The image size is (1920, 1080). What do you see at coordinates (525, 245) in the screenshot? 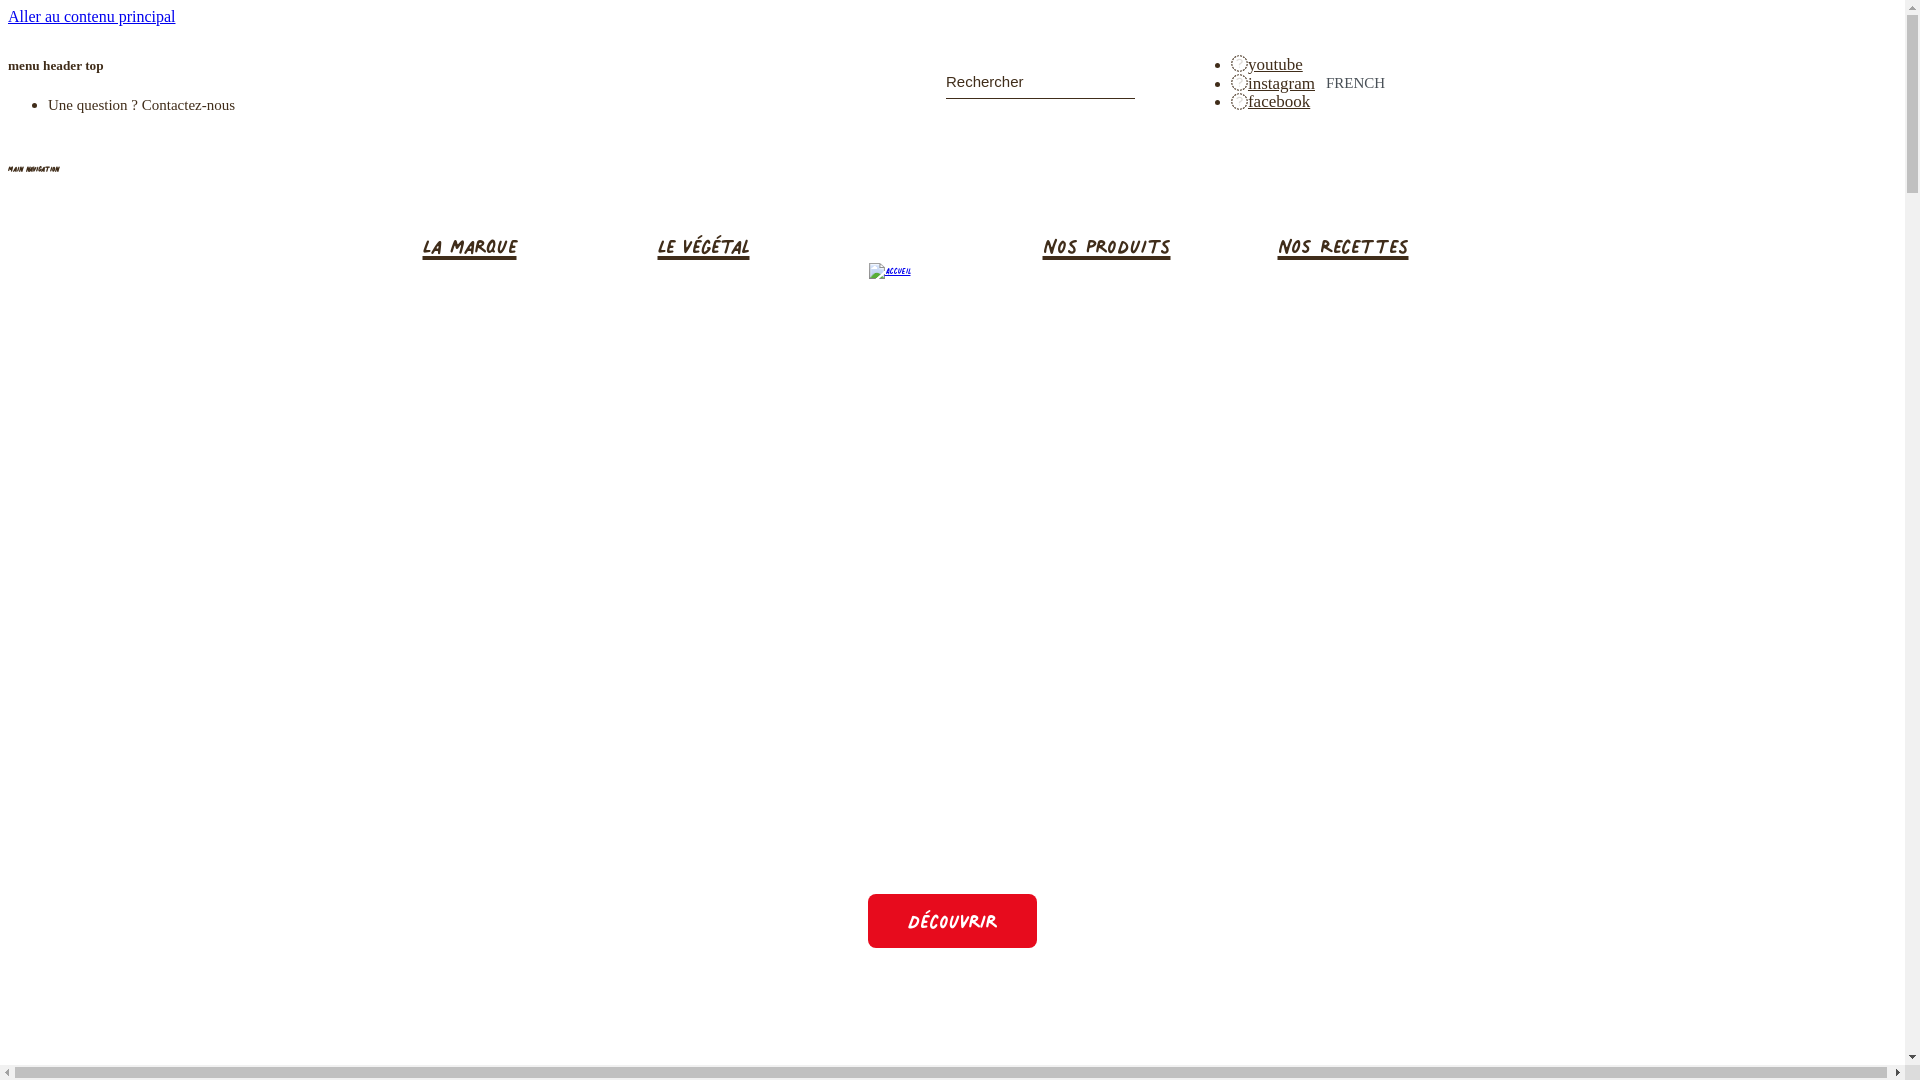
I see `'La marque'` at bounding box center [525, 245].